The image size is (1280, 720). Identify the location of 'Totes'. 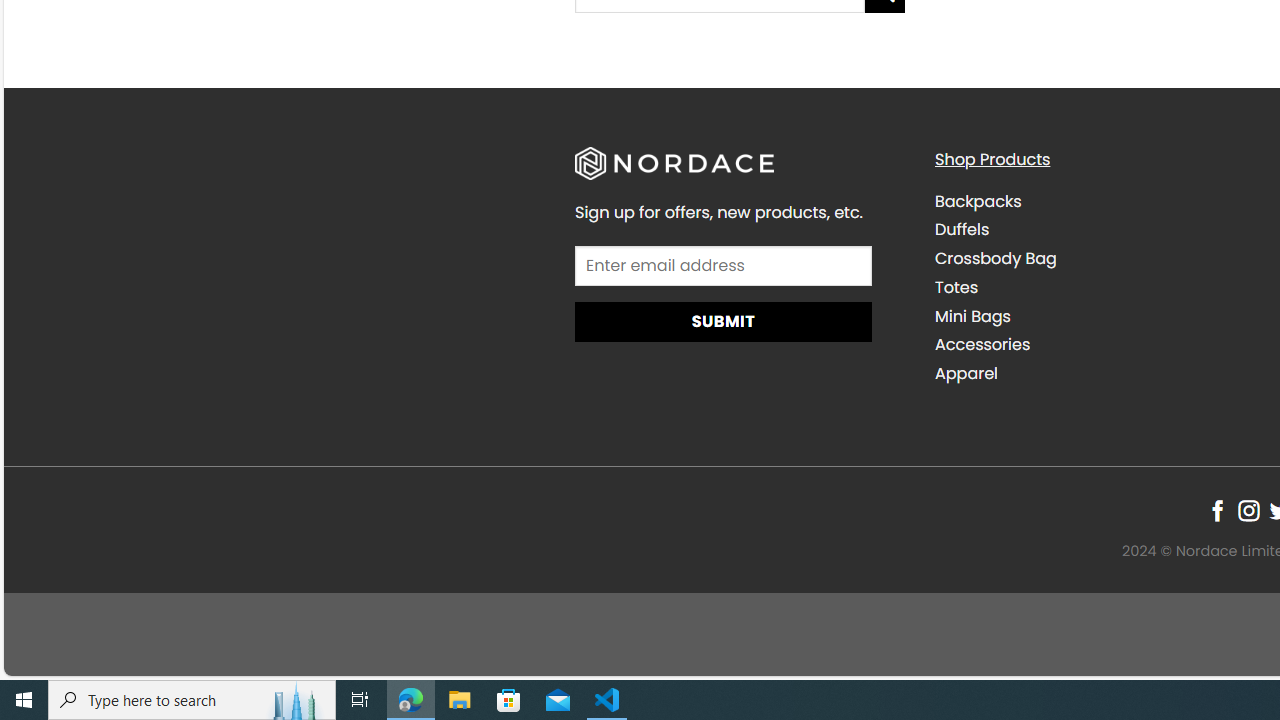
(955, 286).